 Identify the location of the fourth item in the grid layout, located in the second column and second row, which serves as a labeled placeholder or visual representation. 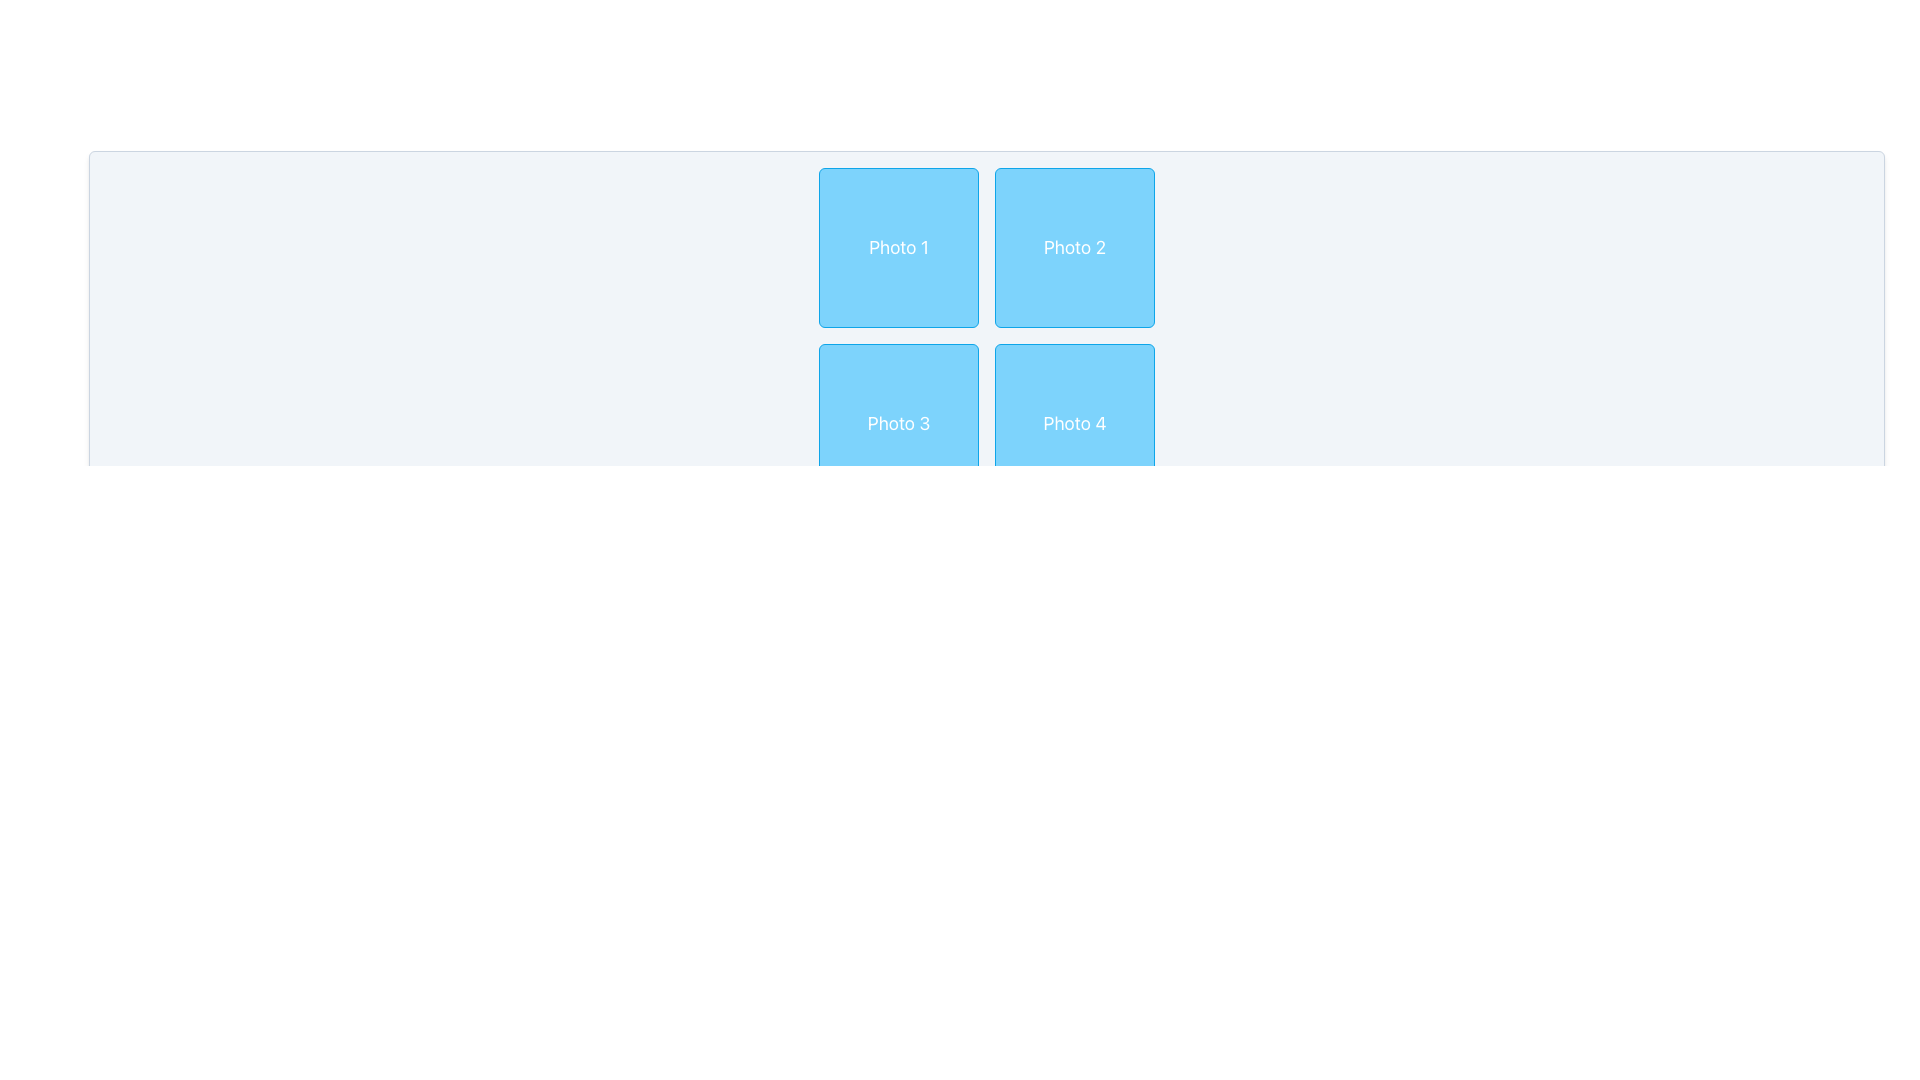
(1074, 423).